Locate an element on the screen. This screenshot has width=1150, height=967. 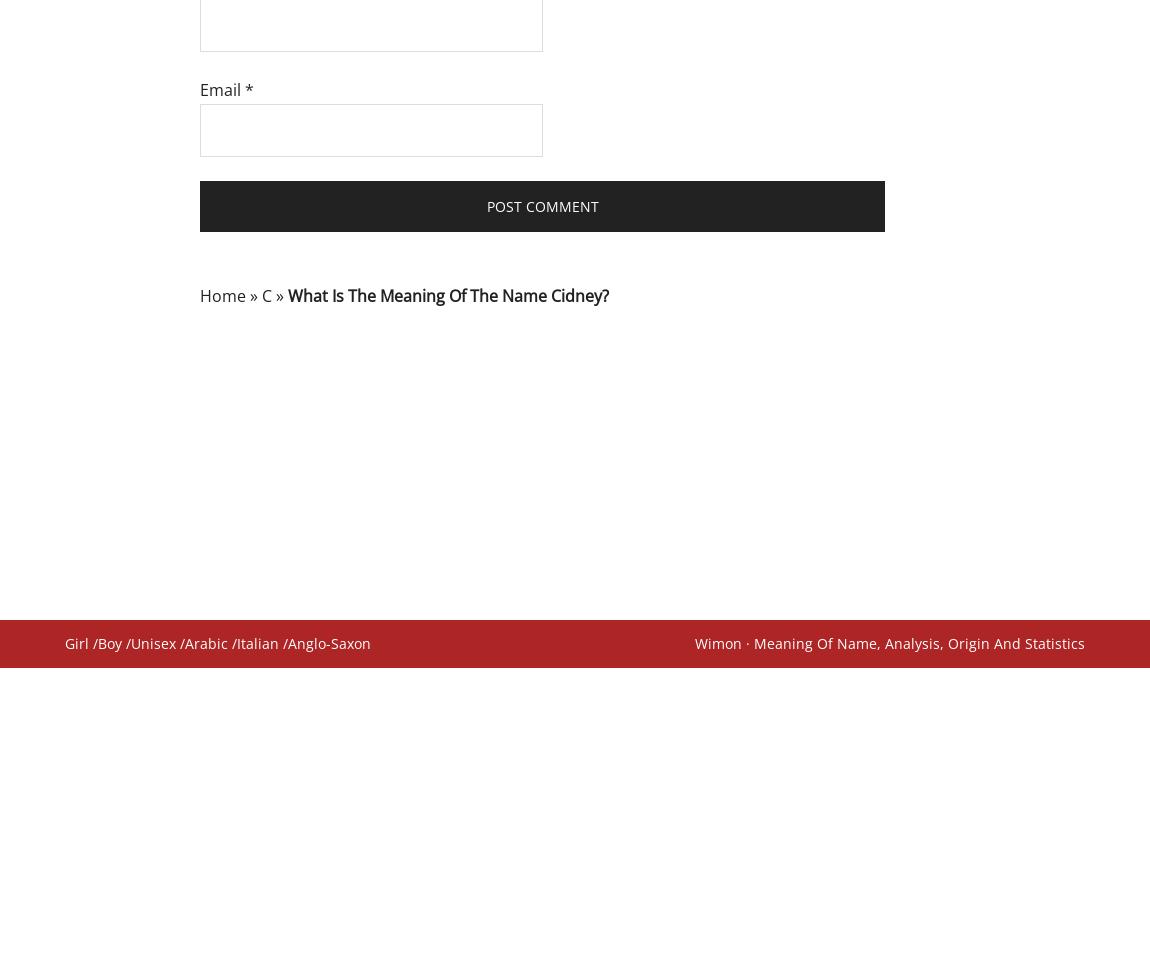
'Boy' is located at coordinates (109, 642).